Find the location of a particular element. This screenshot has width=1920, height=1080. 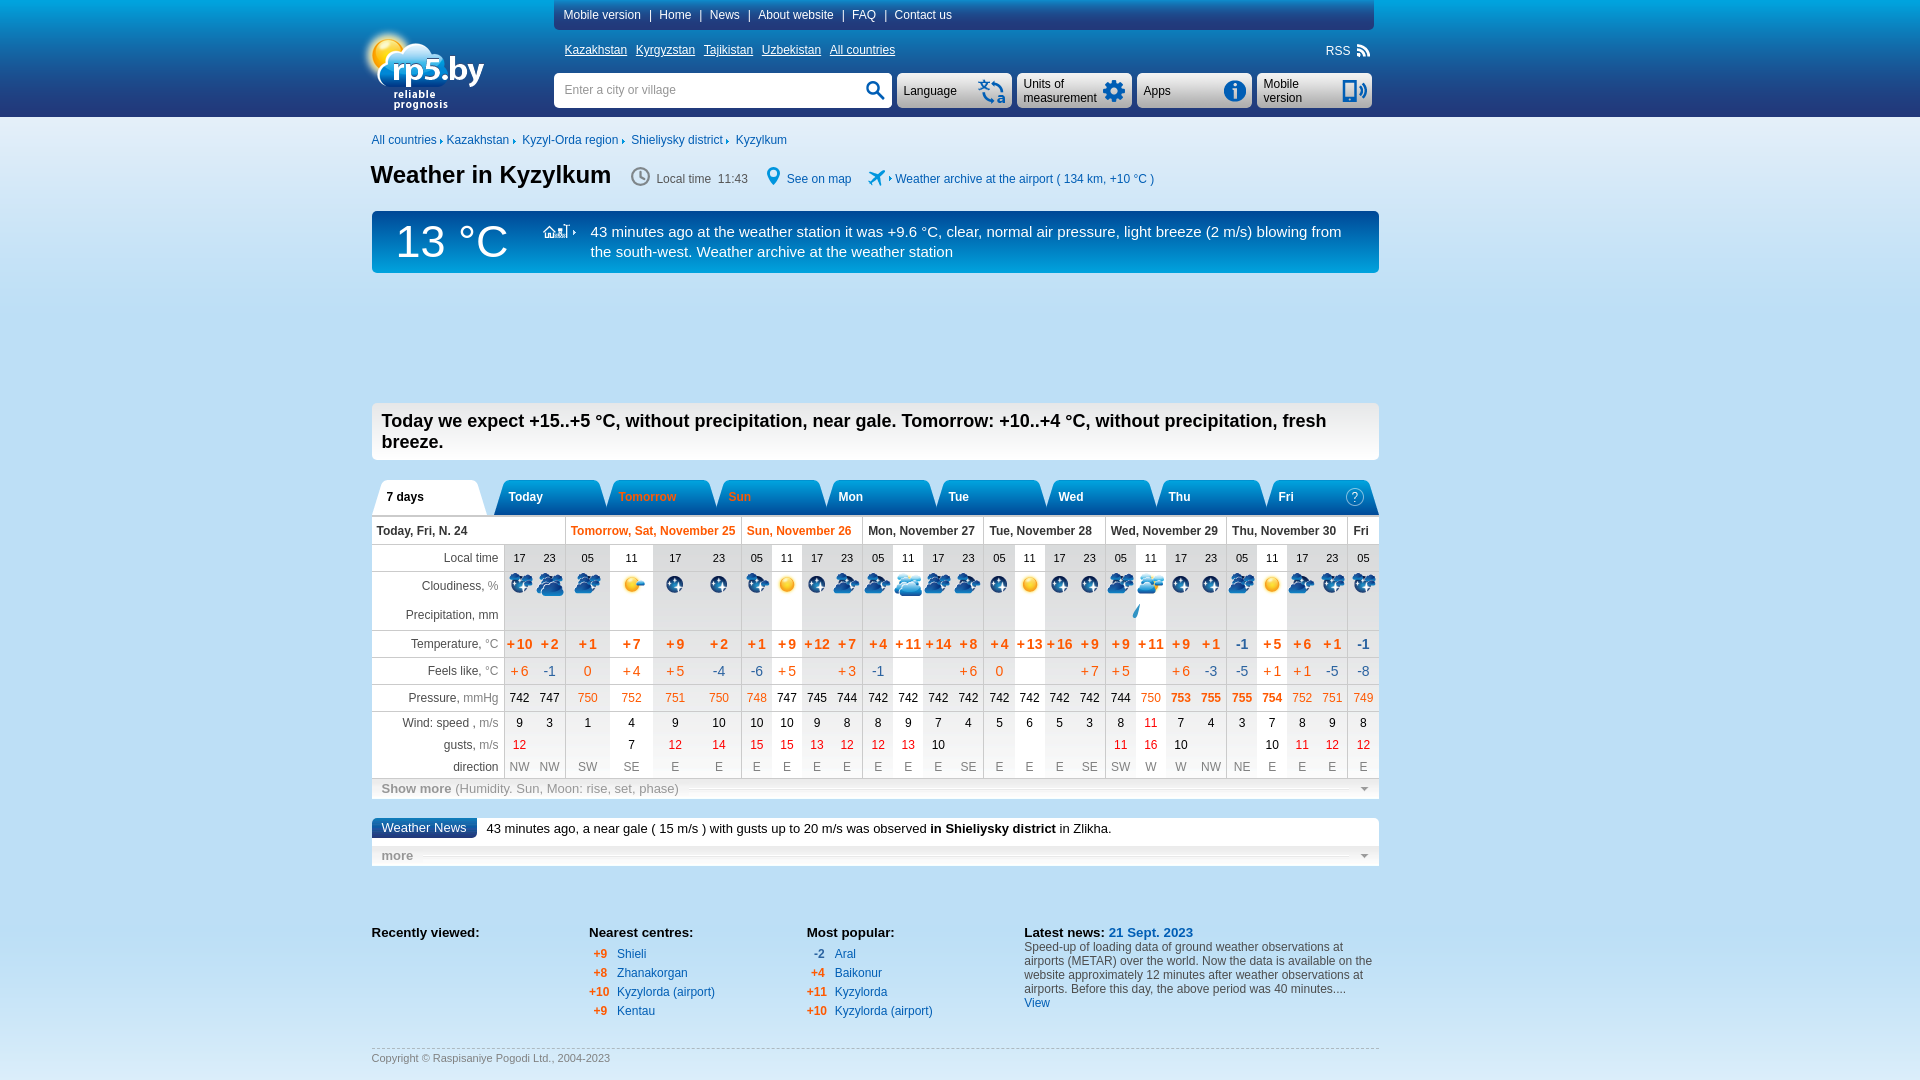

'Fri' is located at coordinates (1320, 496).